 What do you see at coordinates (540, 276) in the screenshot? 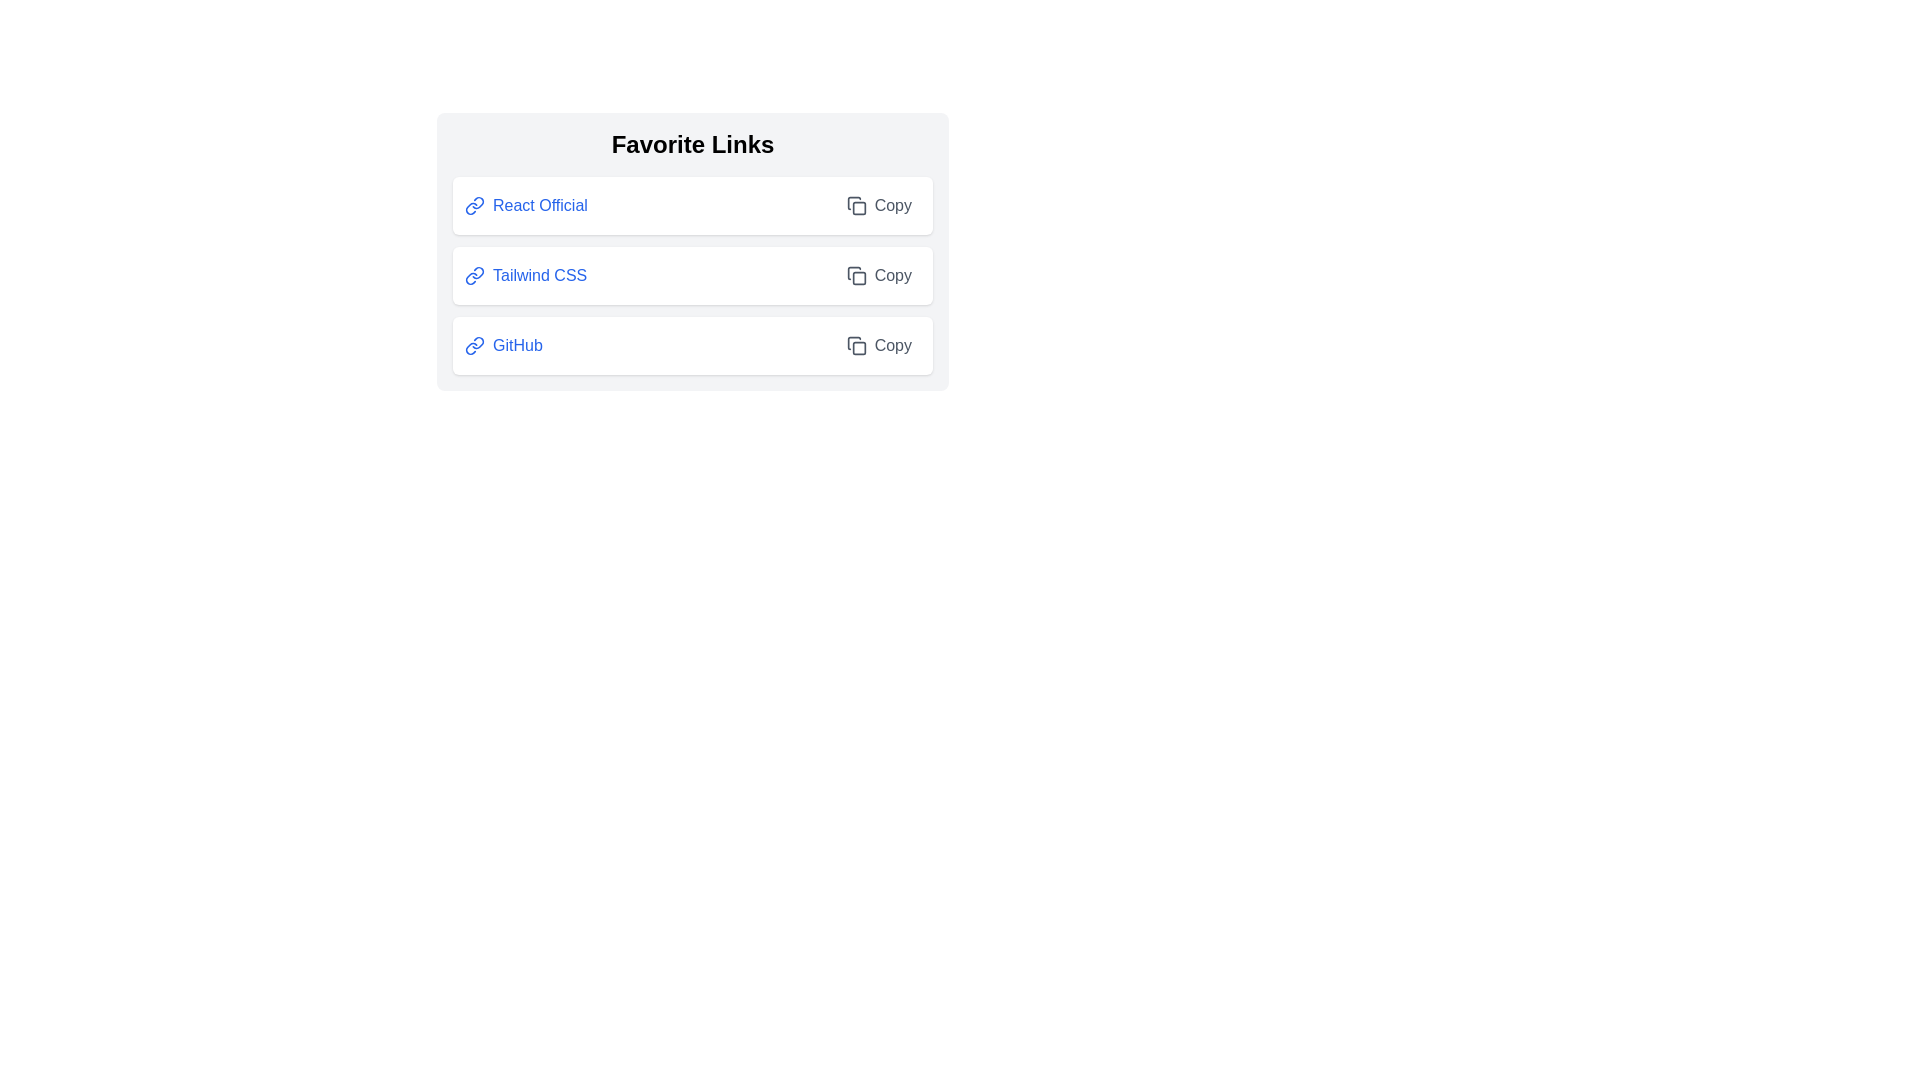
I see `the hyperlink text element that directs to the Tailwind CSS website` at bounding box center [540, 276].